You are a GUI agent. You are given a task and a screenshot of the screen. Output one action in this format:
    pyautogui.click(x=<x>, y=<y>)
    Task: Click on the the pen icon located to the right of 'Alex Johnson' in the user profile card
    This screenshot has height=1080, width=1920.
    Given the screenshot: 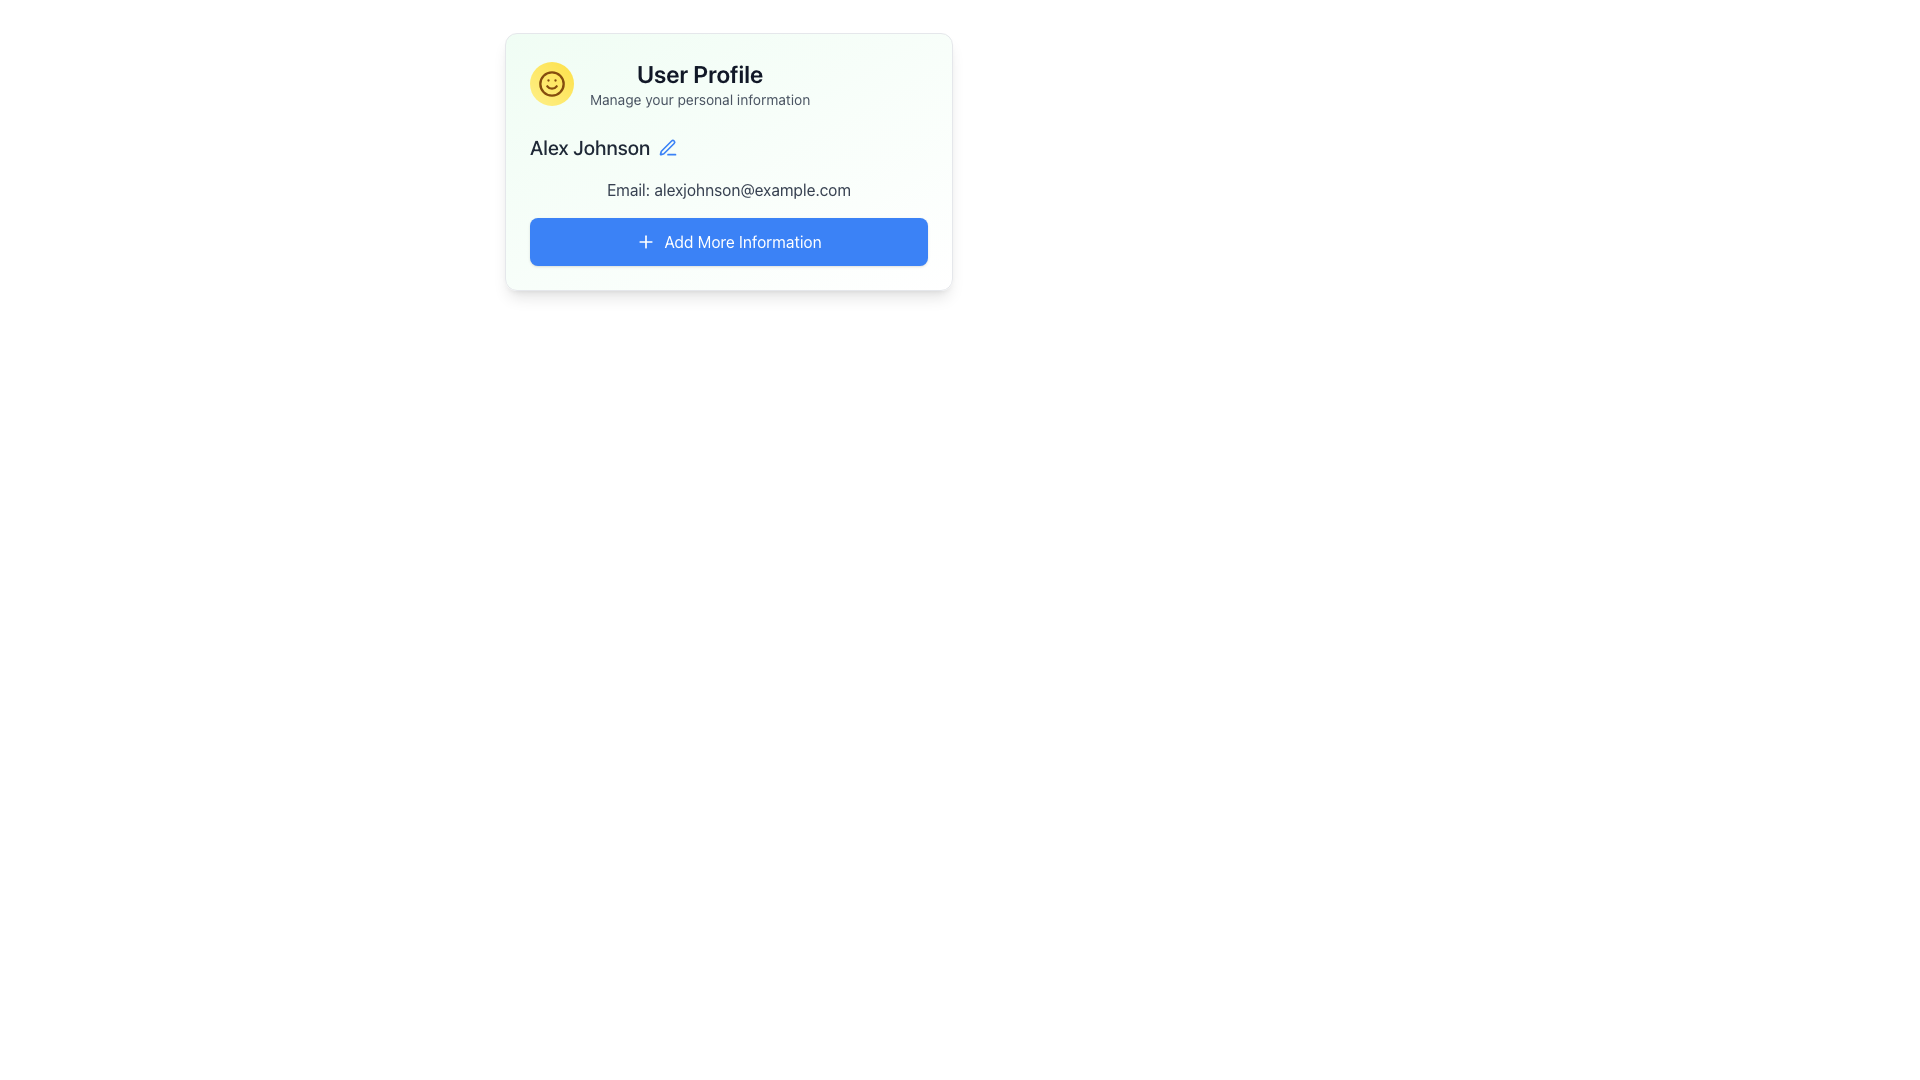 What is the action you would take?
    pyautogui.click(x=667, y=146)
    